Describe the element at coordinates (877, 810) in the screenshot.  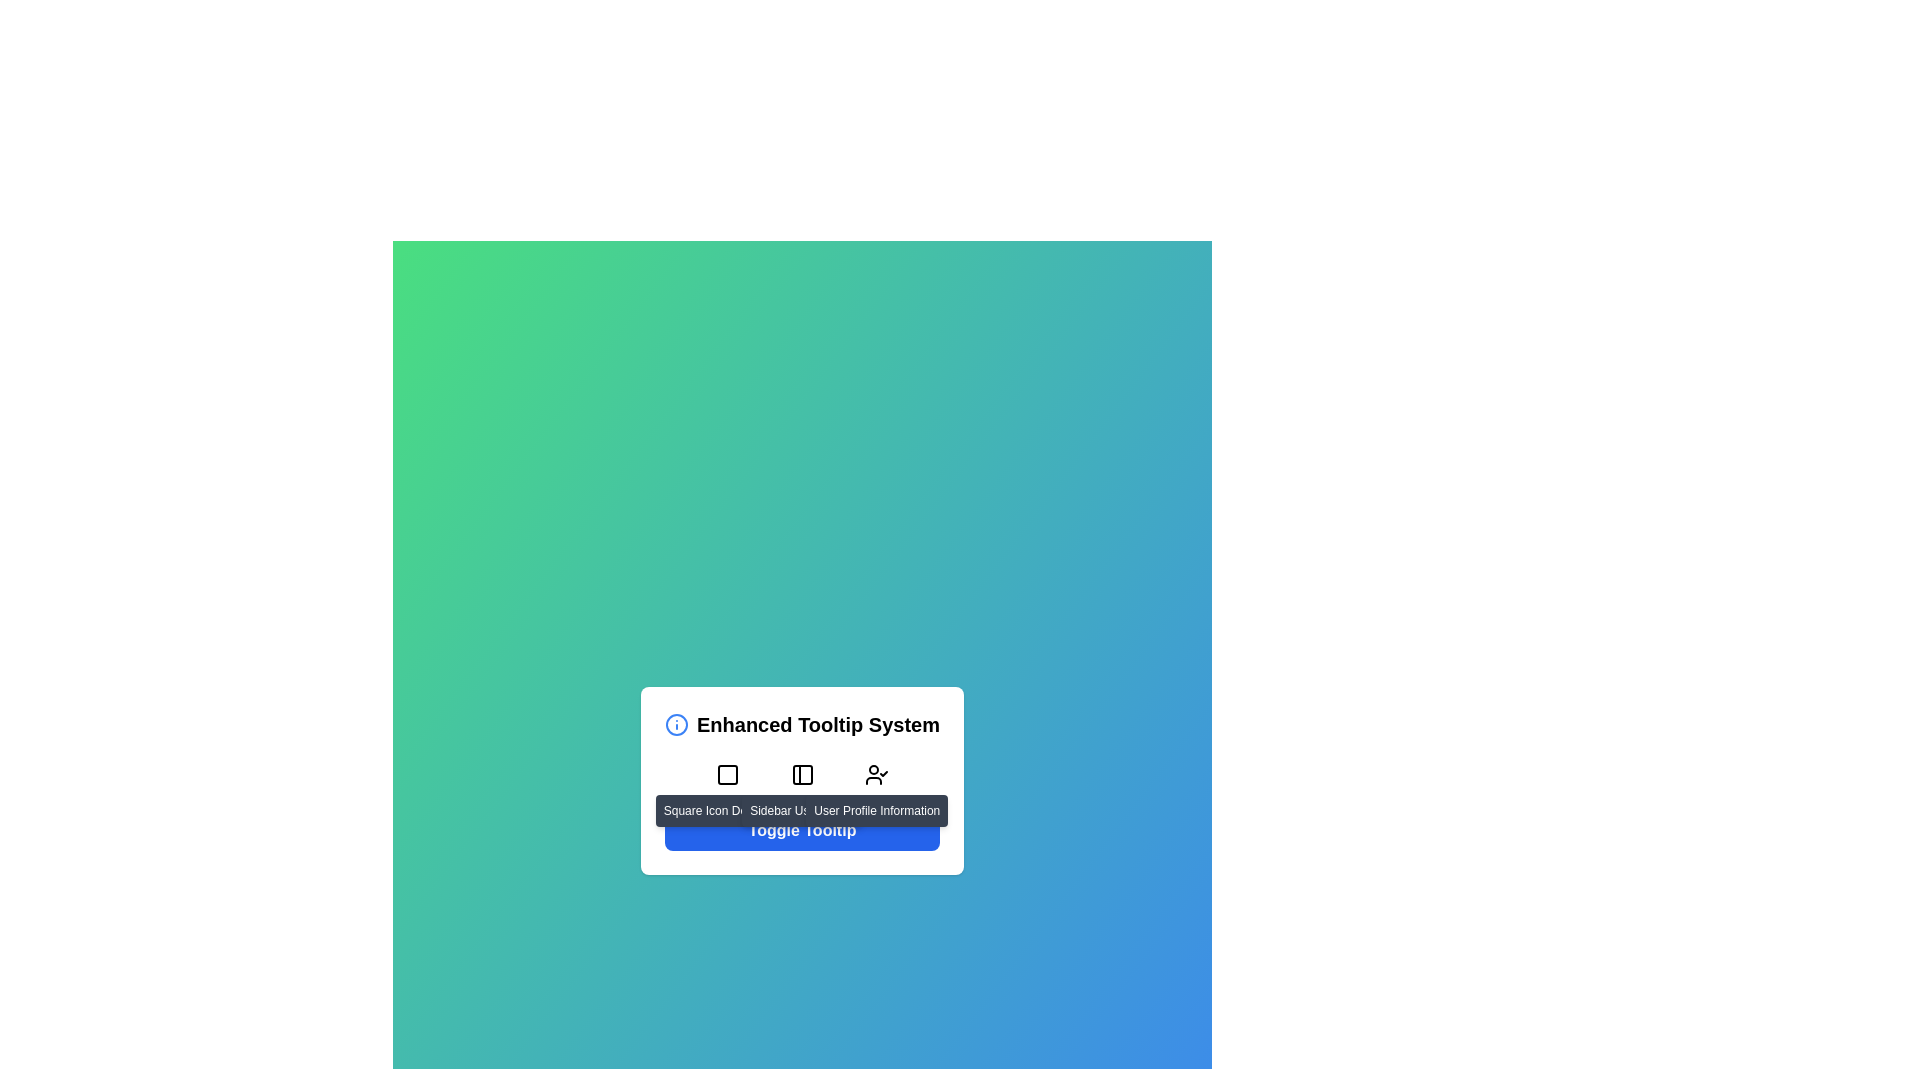
I see `information provided by the tooltip located directly below the user profile icon, which is the fourth icon in the 'Enhanced Tooltip System' section` at that location.